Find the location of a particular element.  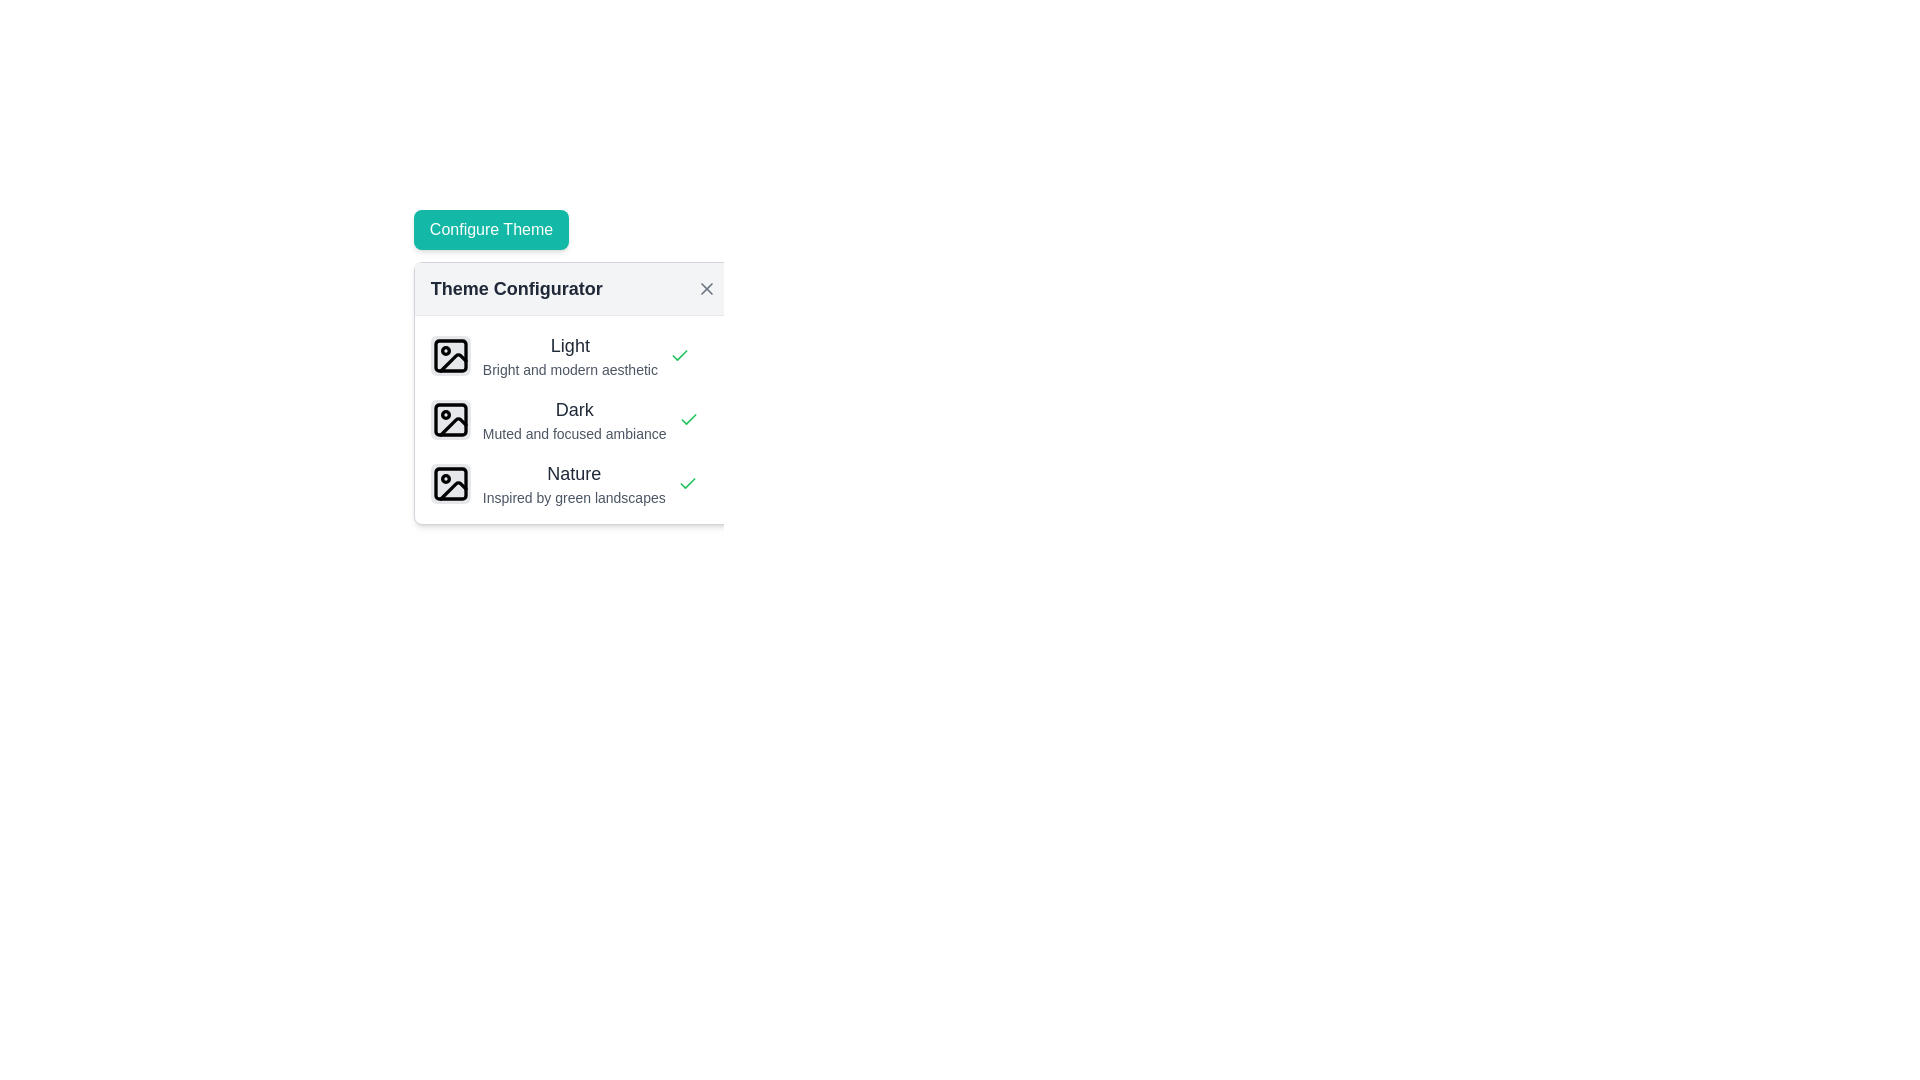

descriptive subtitle text element located below the 'Nature' theme in the 'Theme Configurator' section is located at coordinates (573, 496).